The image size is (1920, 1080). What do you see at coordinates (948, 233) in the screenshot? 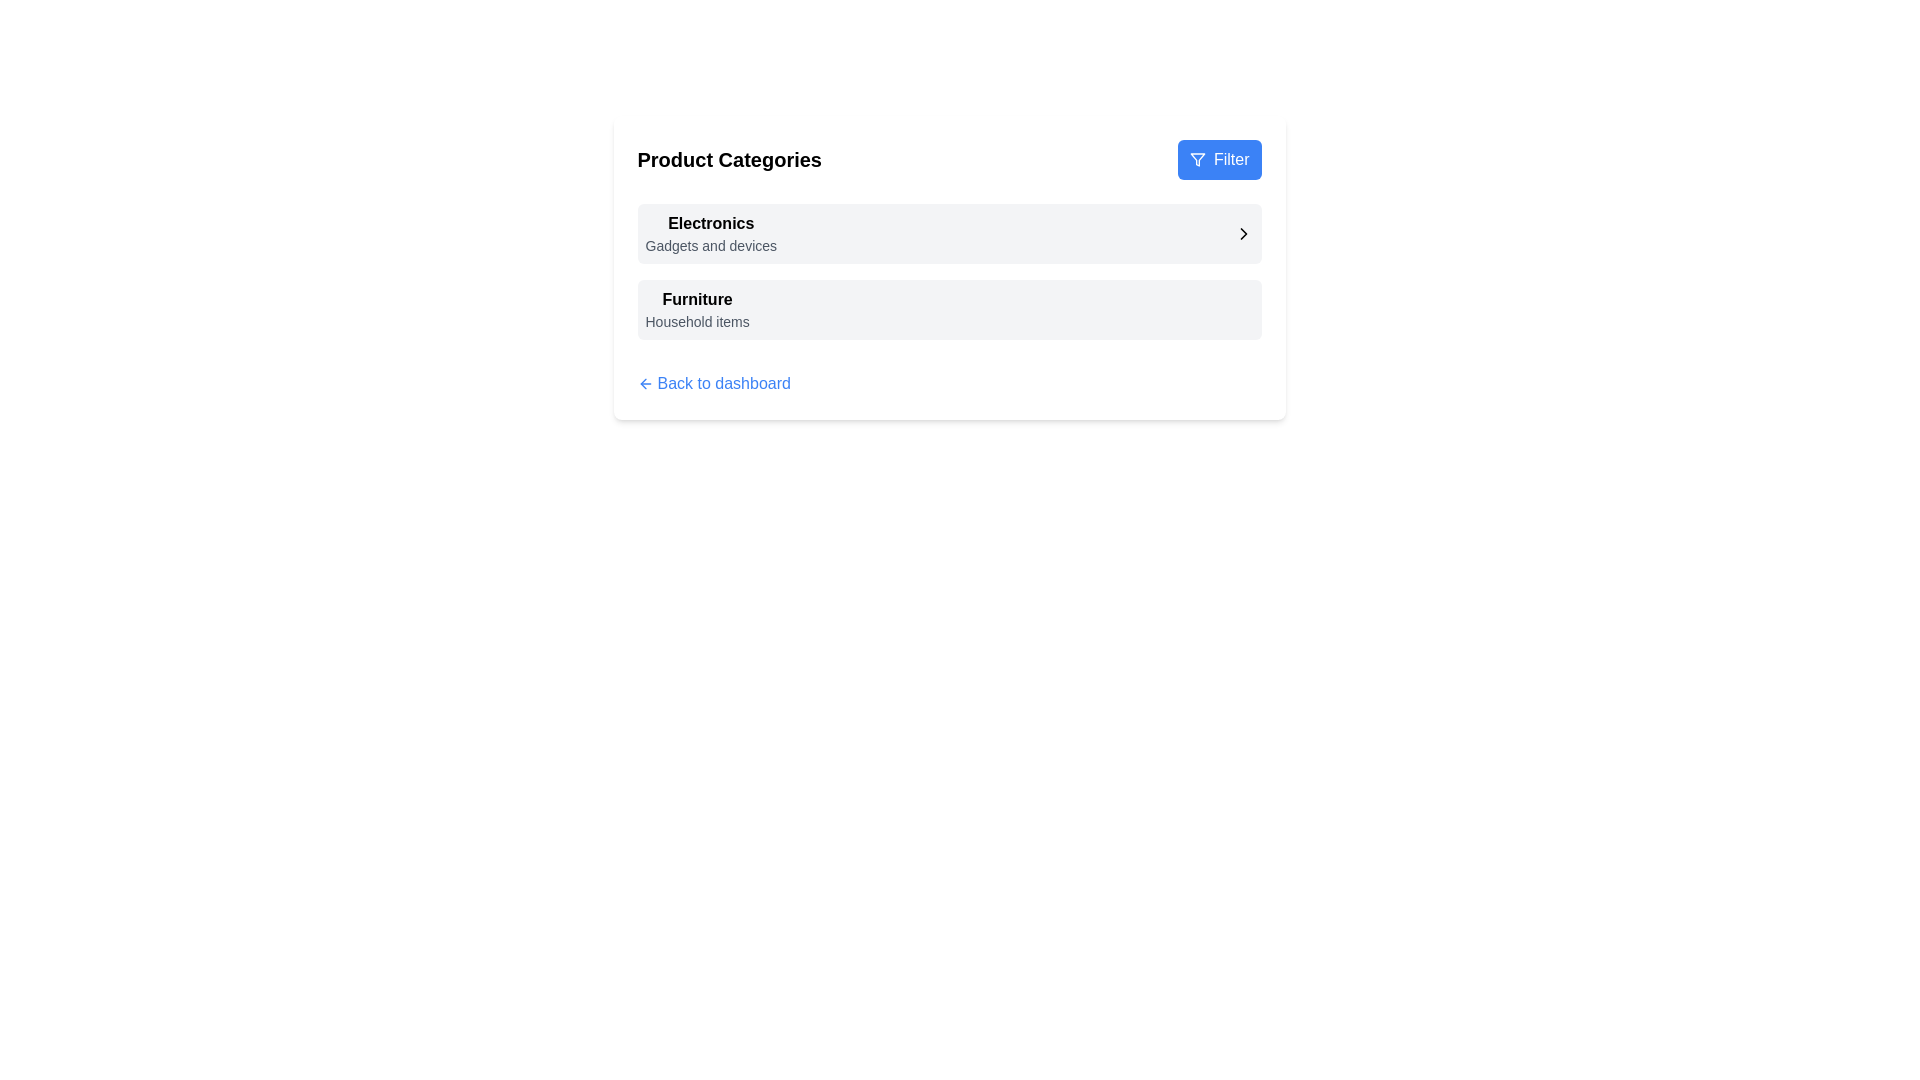
I see `the 'Electronics' list item in the 'Product Categories' section` at bounding box center [948, 233].